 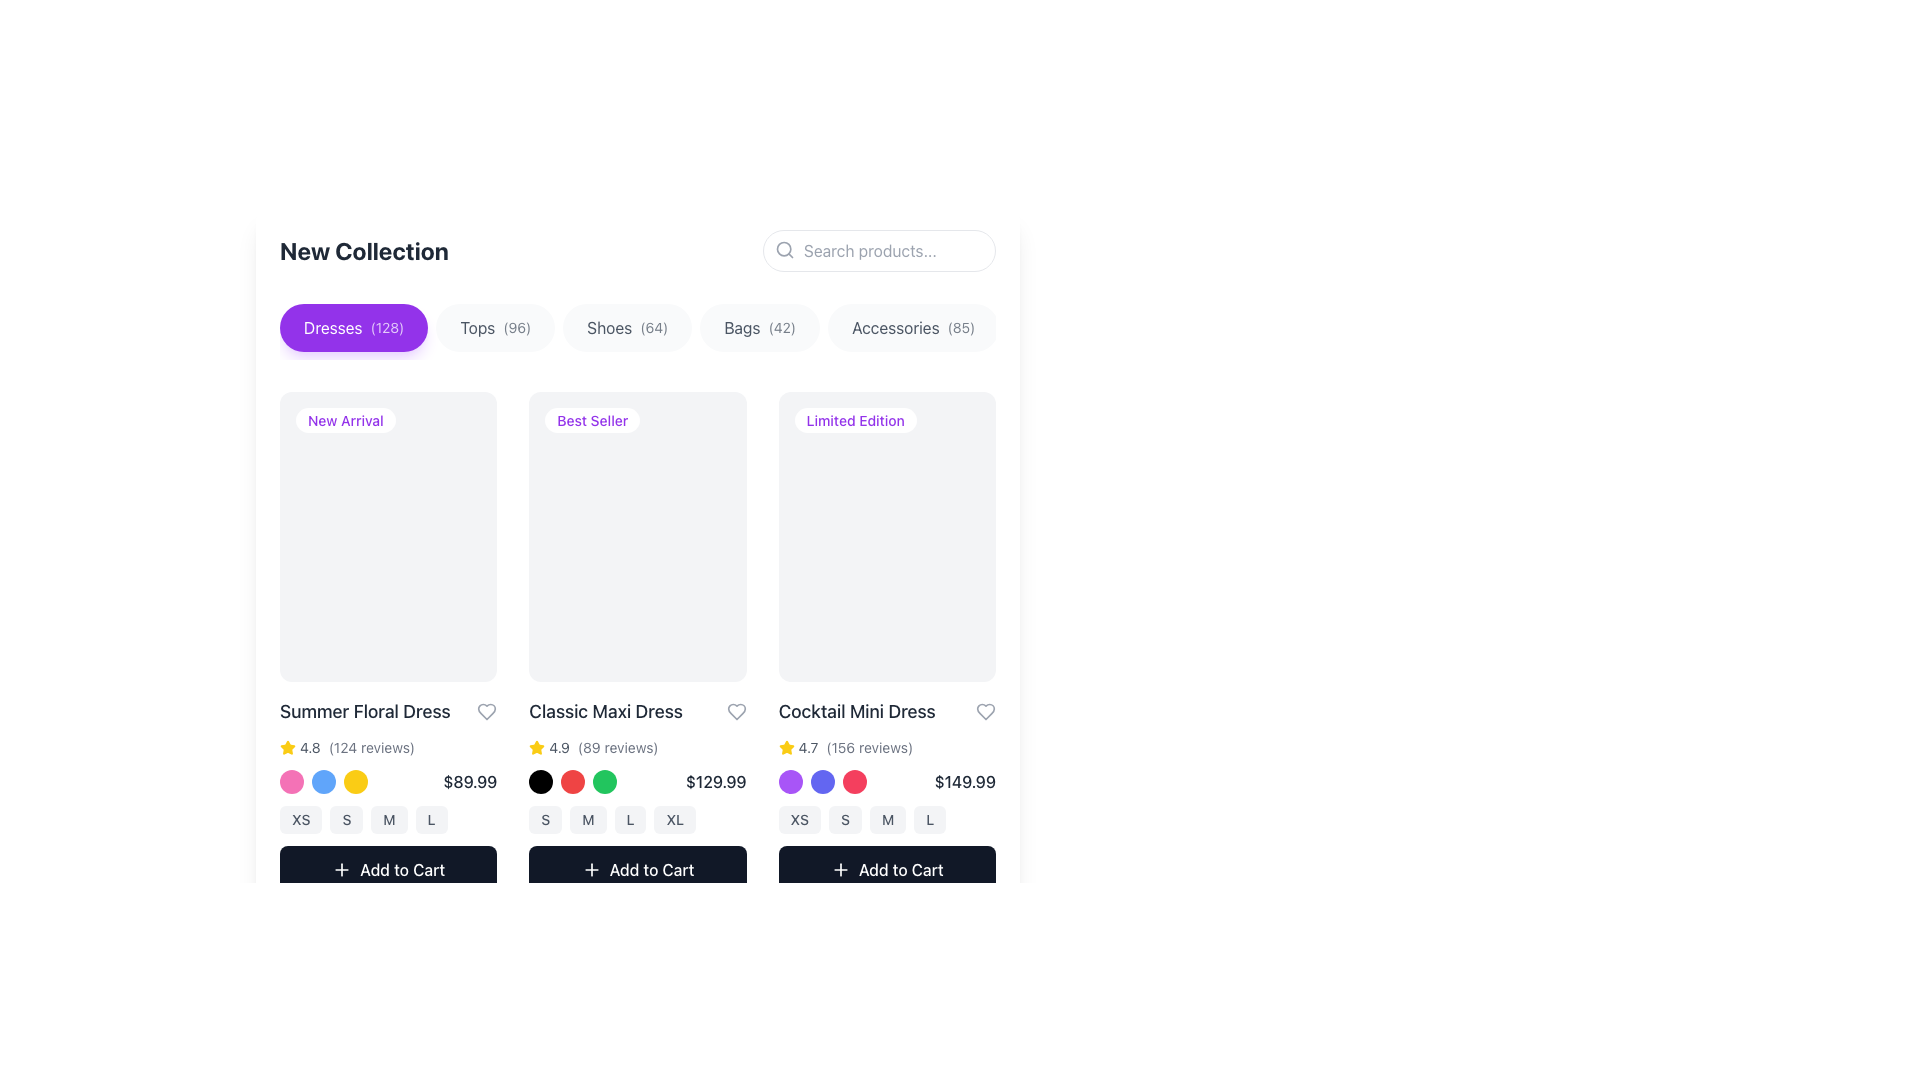 I want to click on text of the descriptive title label for the product, which is located to the left of a heart-shaped icon and above the product details such as ratings and pricing, so click(x=365, y=710).